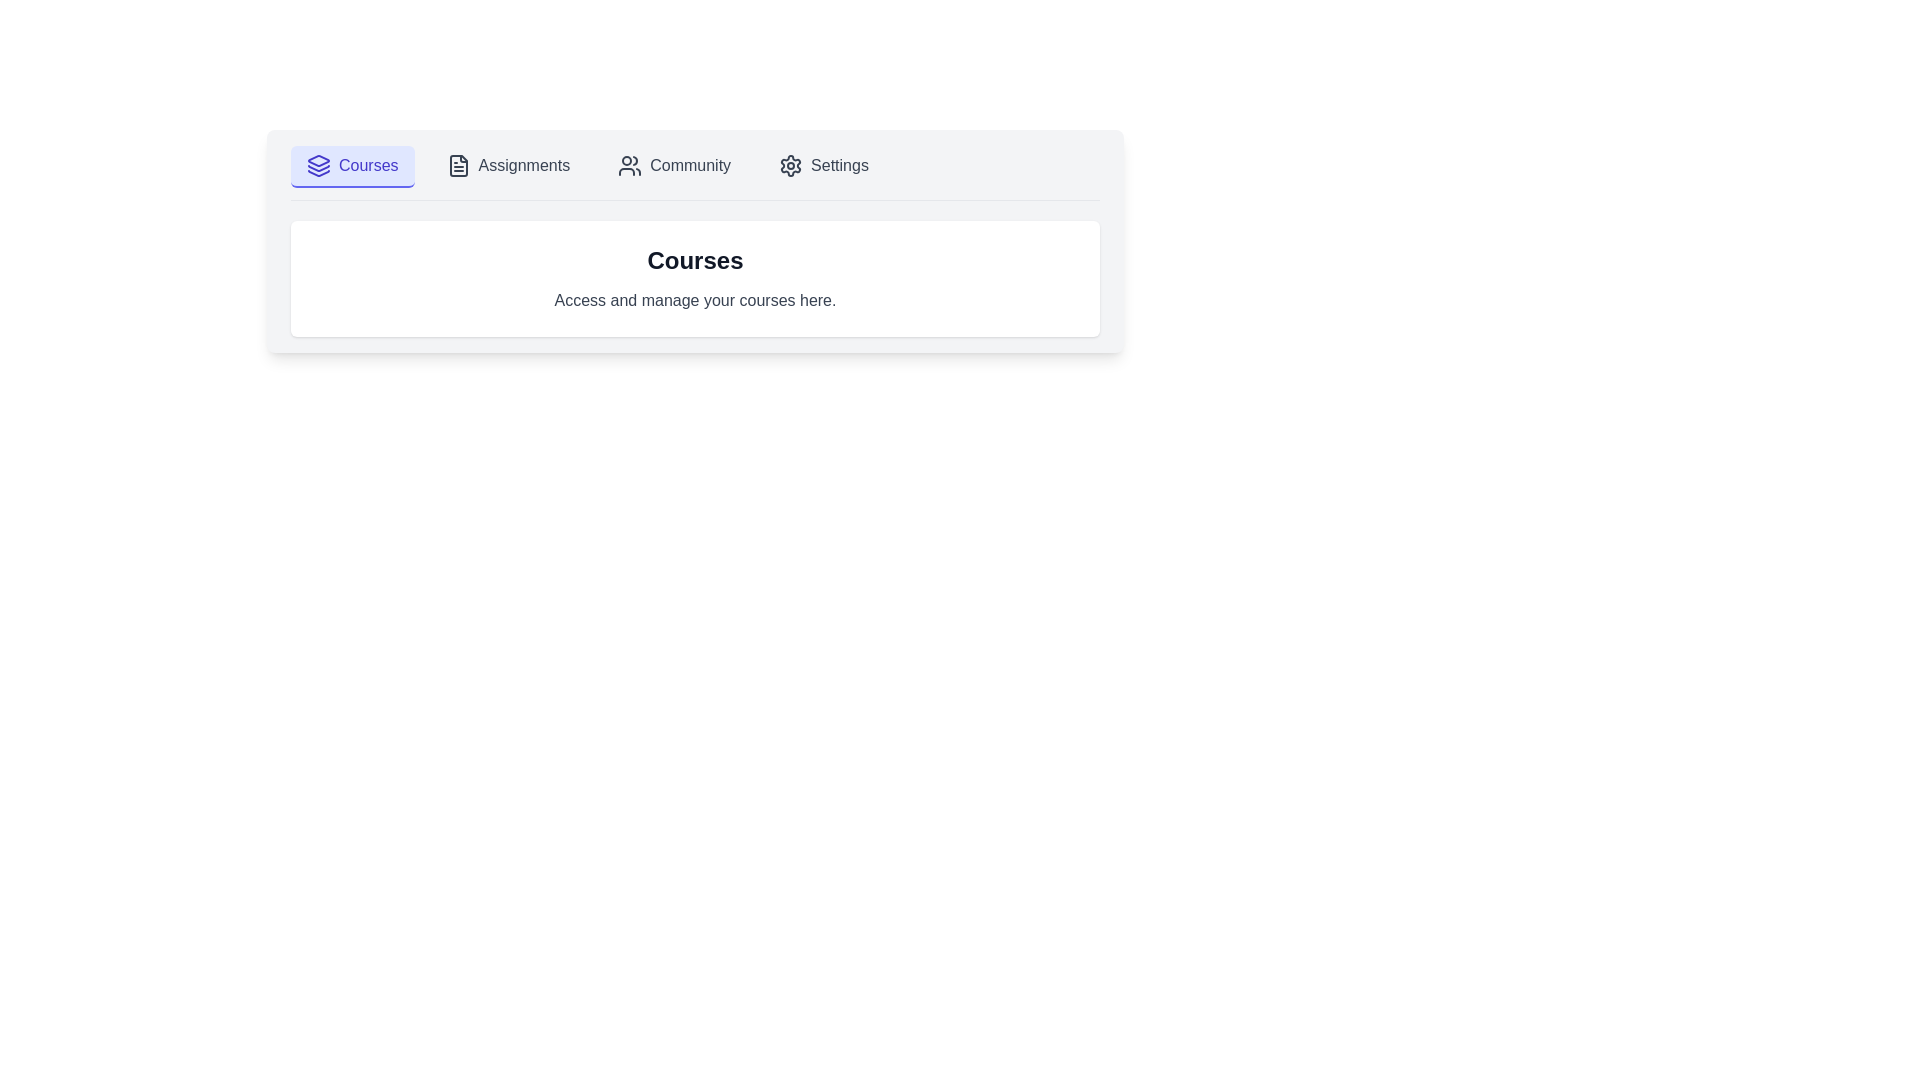  I want to click on the 'Courses' tab in the horizontal menu bar, so click(352, 165).